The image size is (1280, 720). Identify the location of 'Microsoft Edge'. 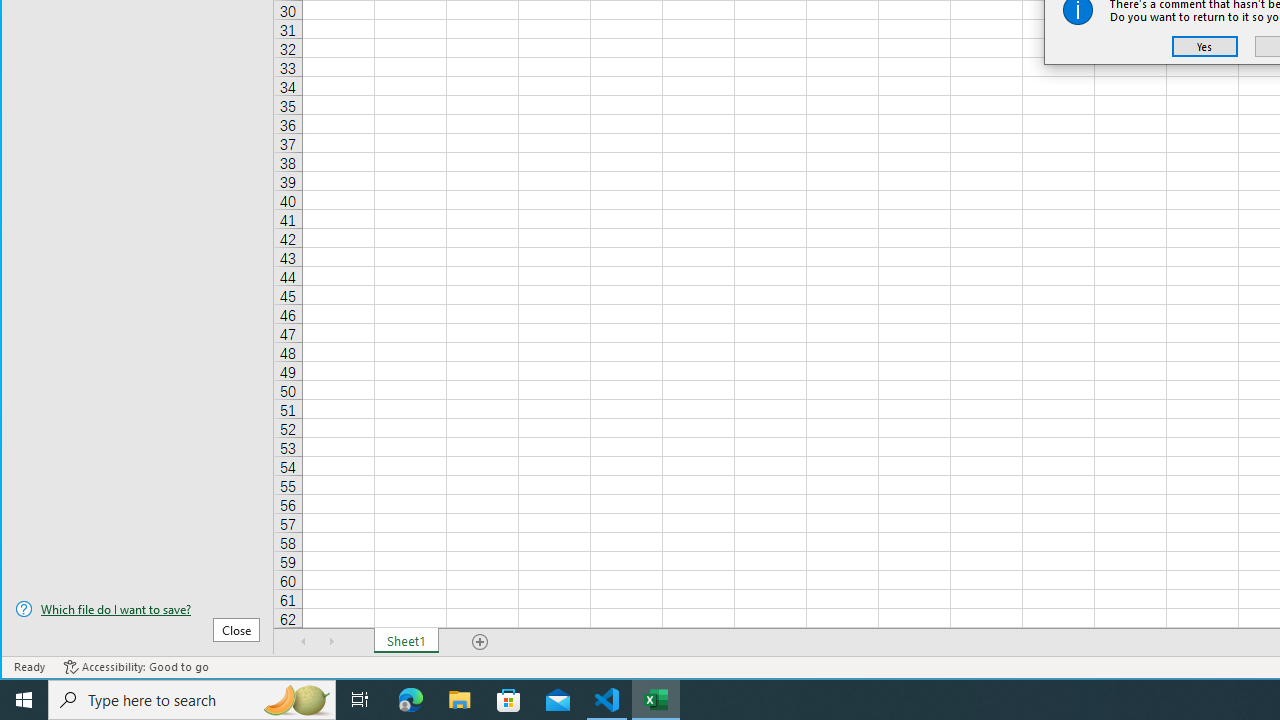
(410, 698).